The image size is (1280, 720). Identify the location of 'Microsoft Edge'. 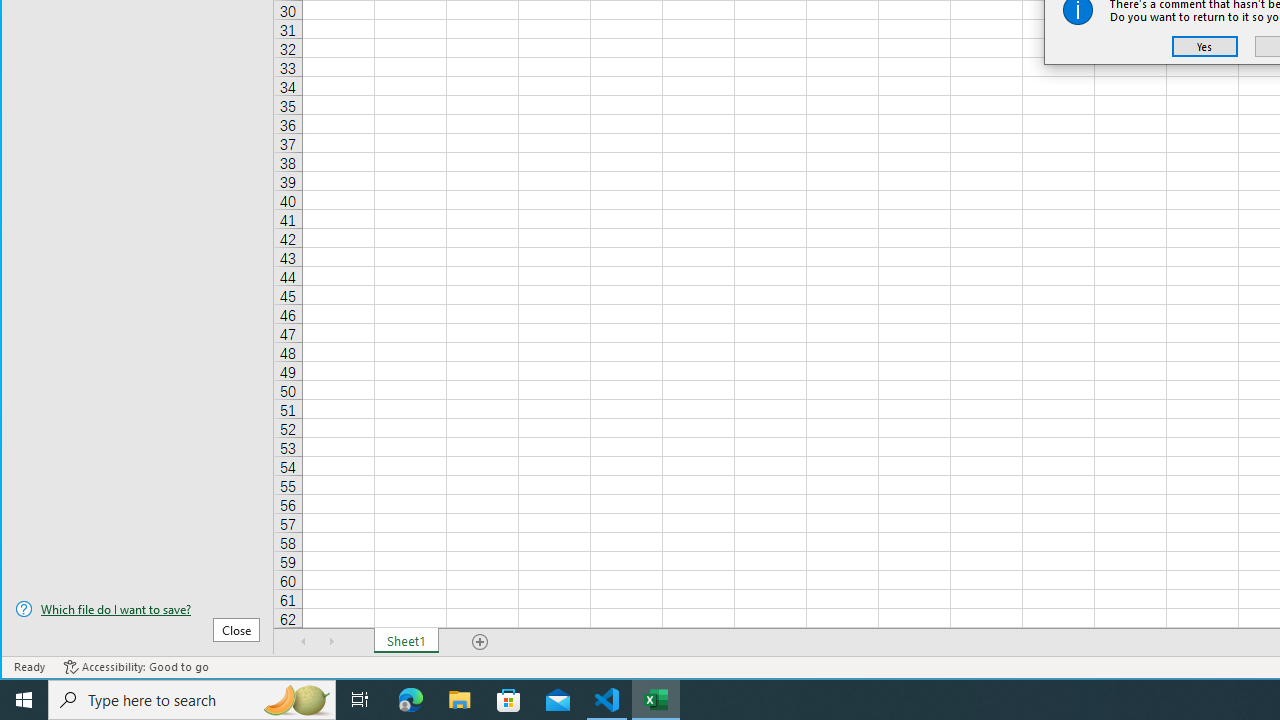
(410, 698).